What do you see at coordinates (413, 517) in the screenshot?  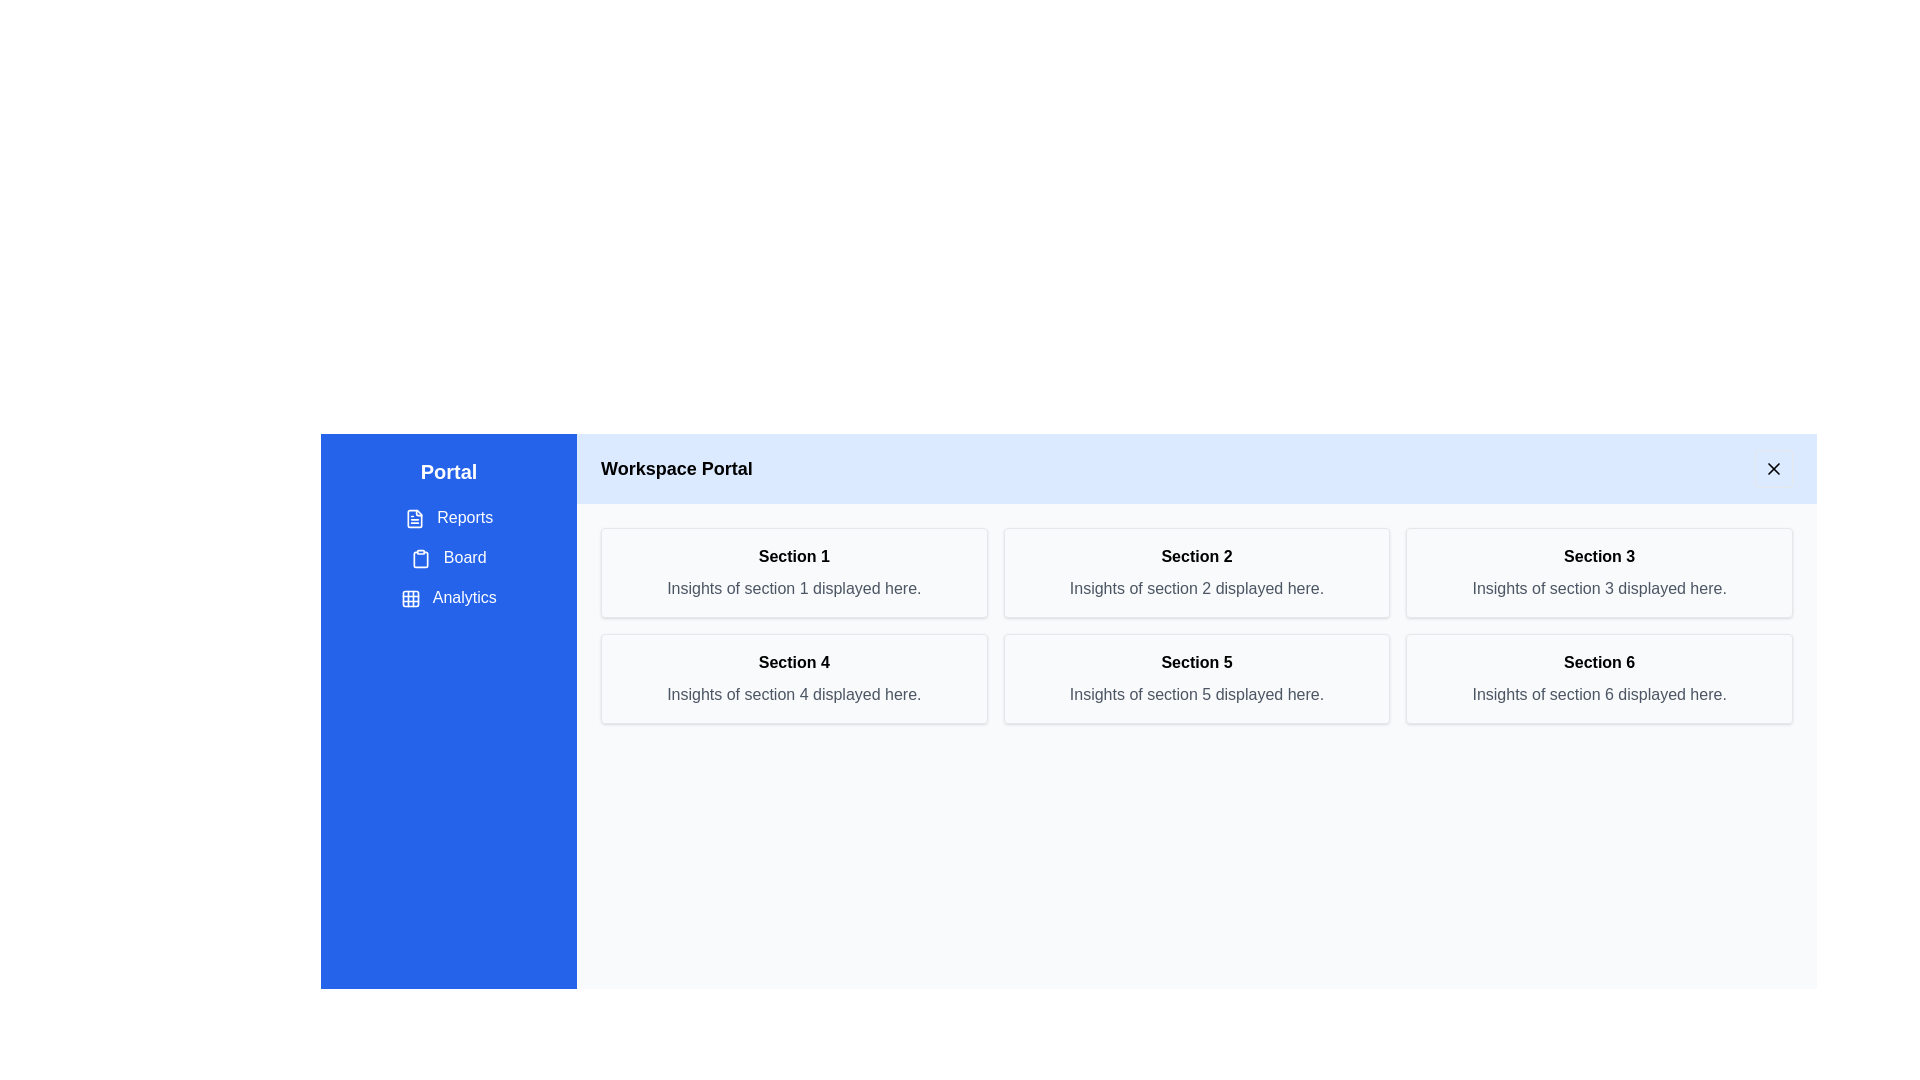 I see `the 'Reports' icon located in the sidebar on the left, adjacent to the 'Reports' text` at bounding box center [413, 517].